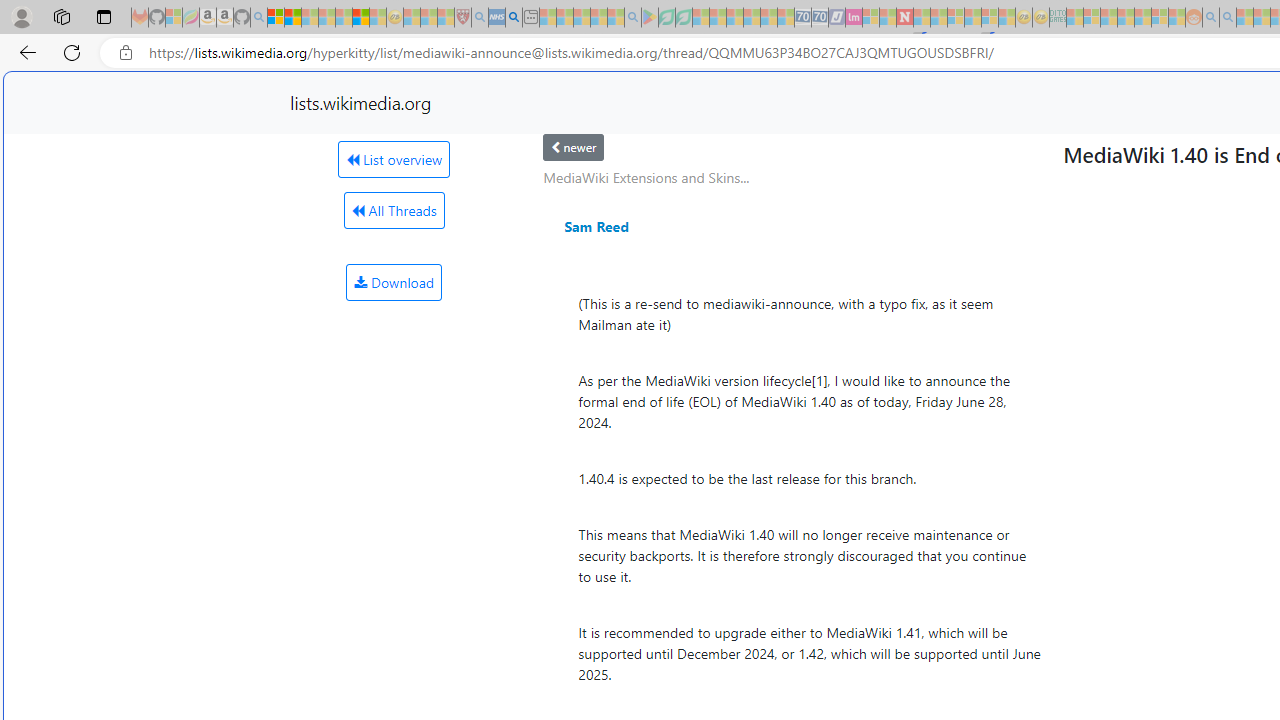 Image resolution: width=1280 pixels, height=720 pixels. Describe the element at coordinates (853, 17) in the screenshot. I see `'Jobs - lastminute.com Investor Portal - Sleeping'` at that location.